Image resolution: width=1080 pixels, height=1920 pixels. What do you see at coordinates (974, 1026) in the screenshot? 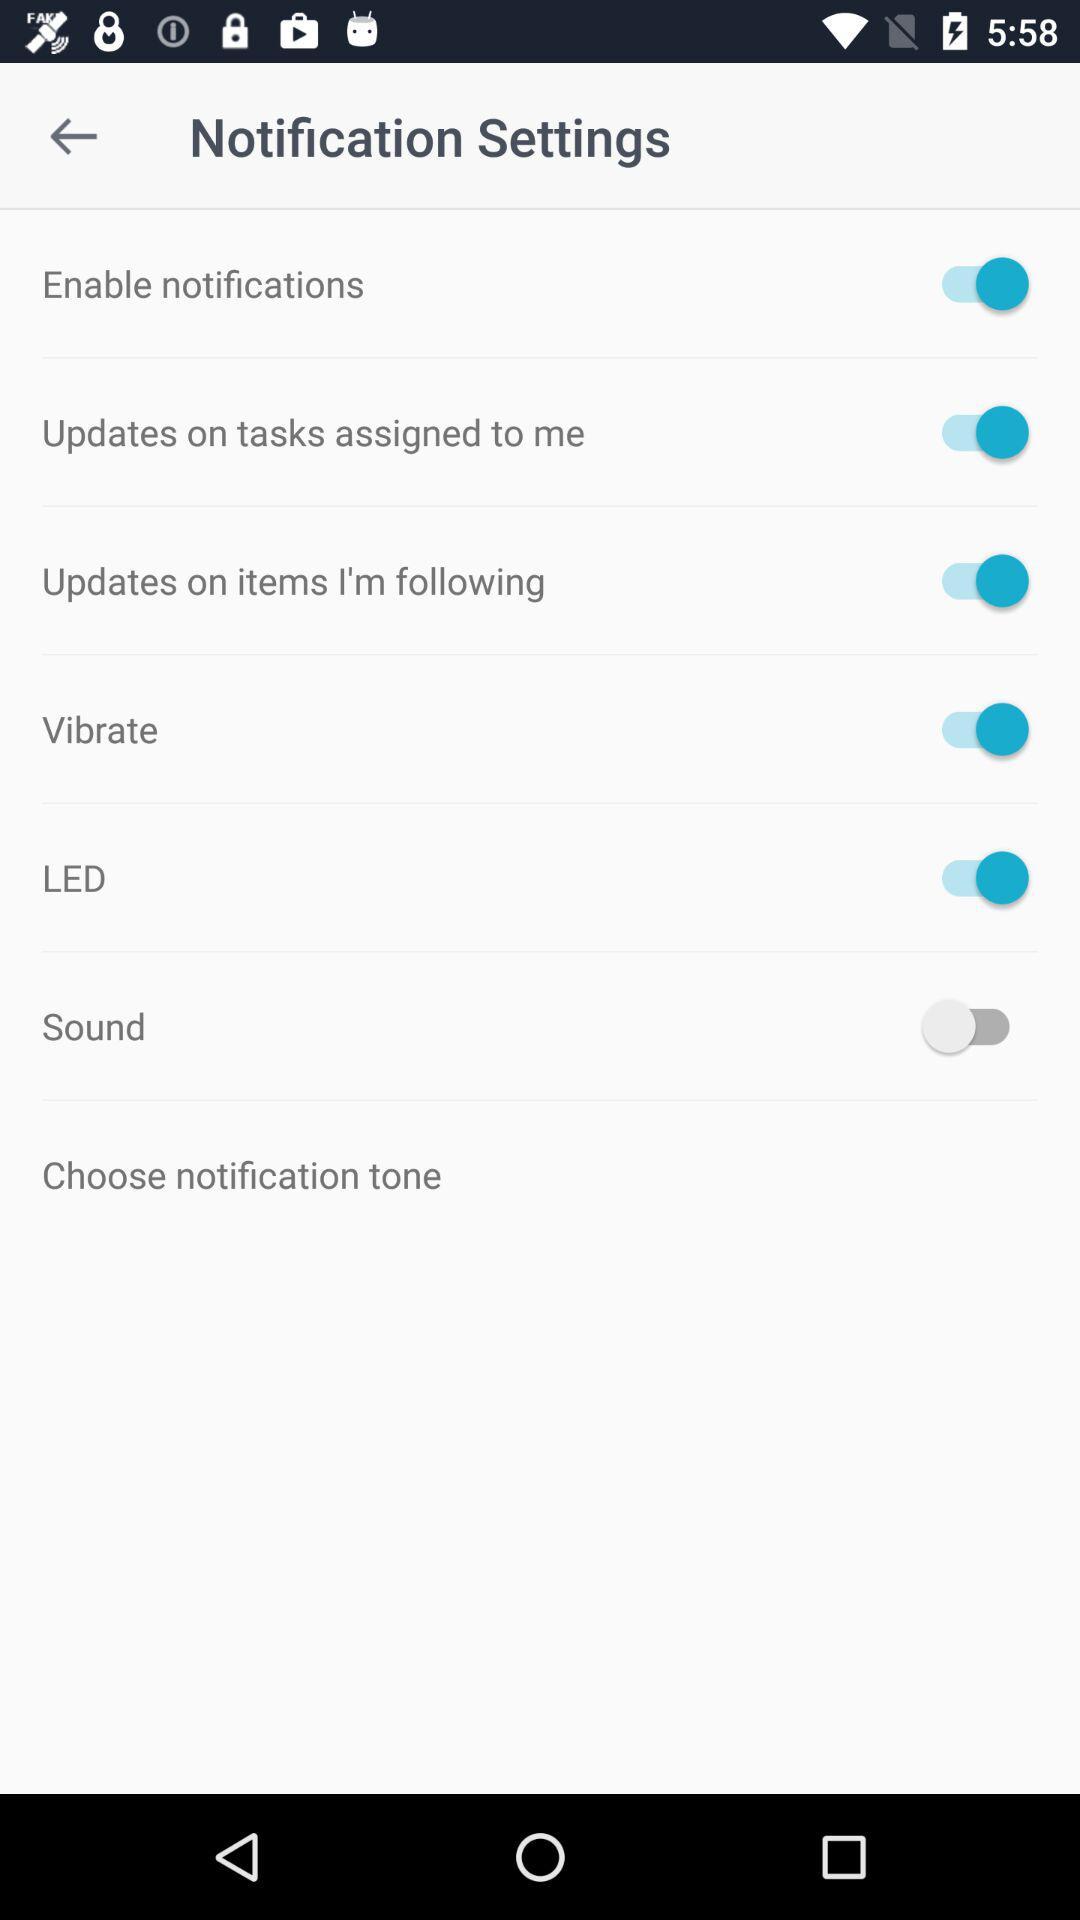
I see `icon to the right of the sound item` at bounding box center [974, 1026].